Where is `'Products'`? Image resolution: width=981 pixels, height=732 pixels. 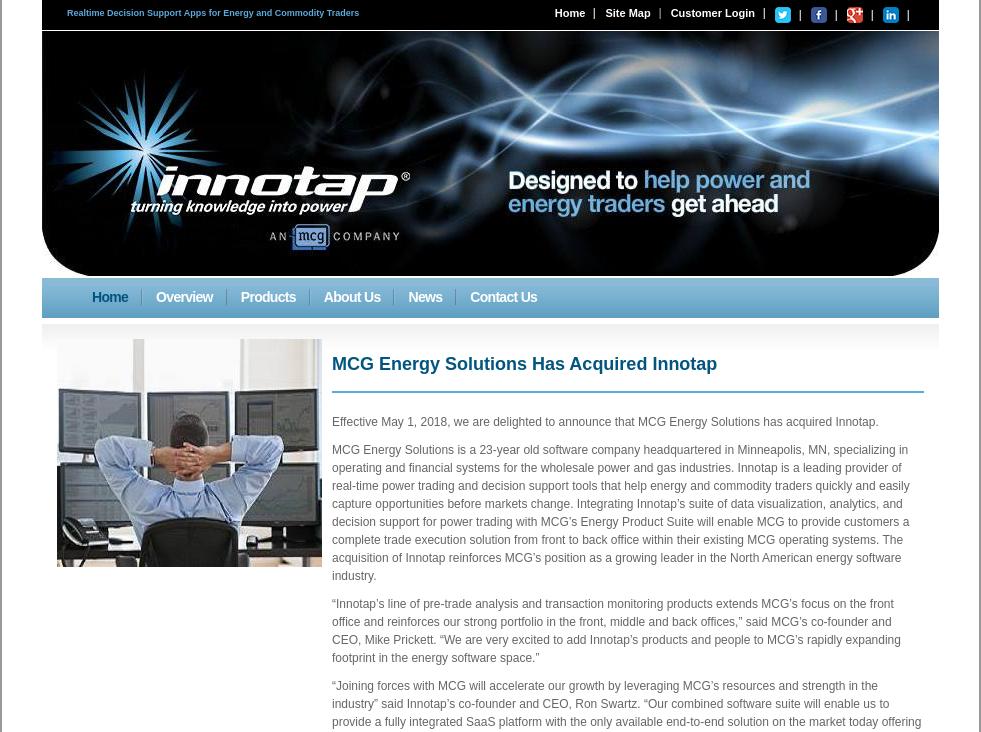 'Products' is located at coordinates (238, 296).